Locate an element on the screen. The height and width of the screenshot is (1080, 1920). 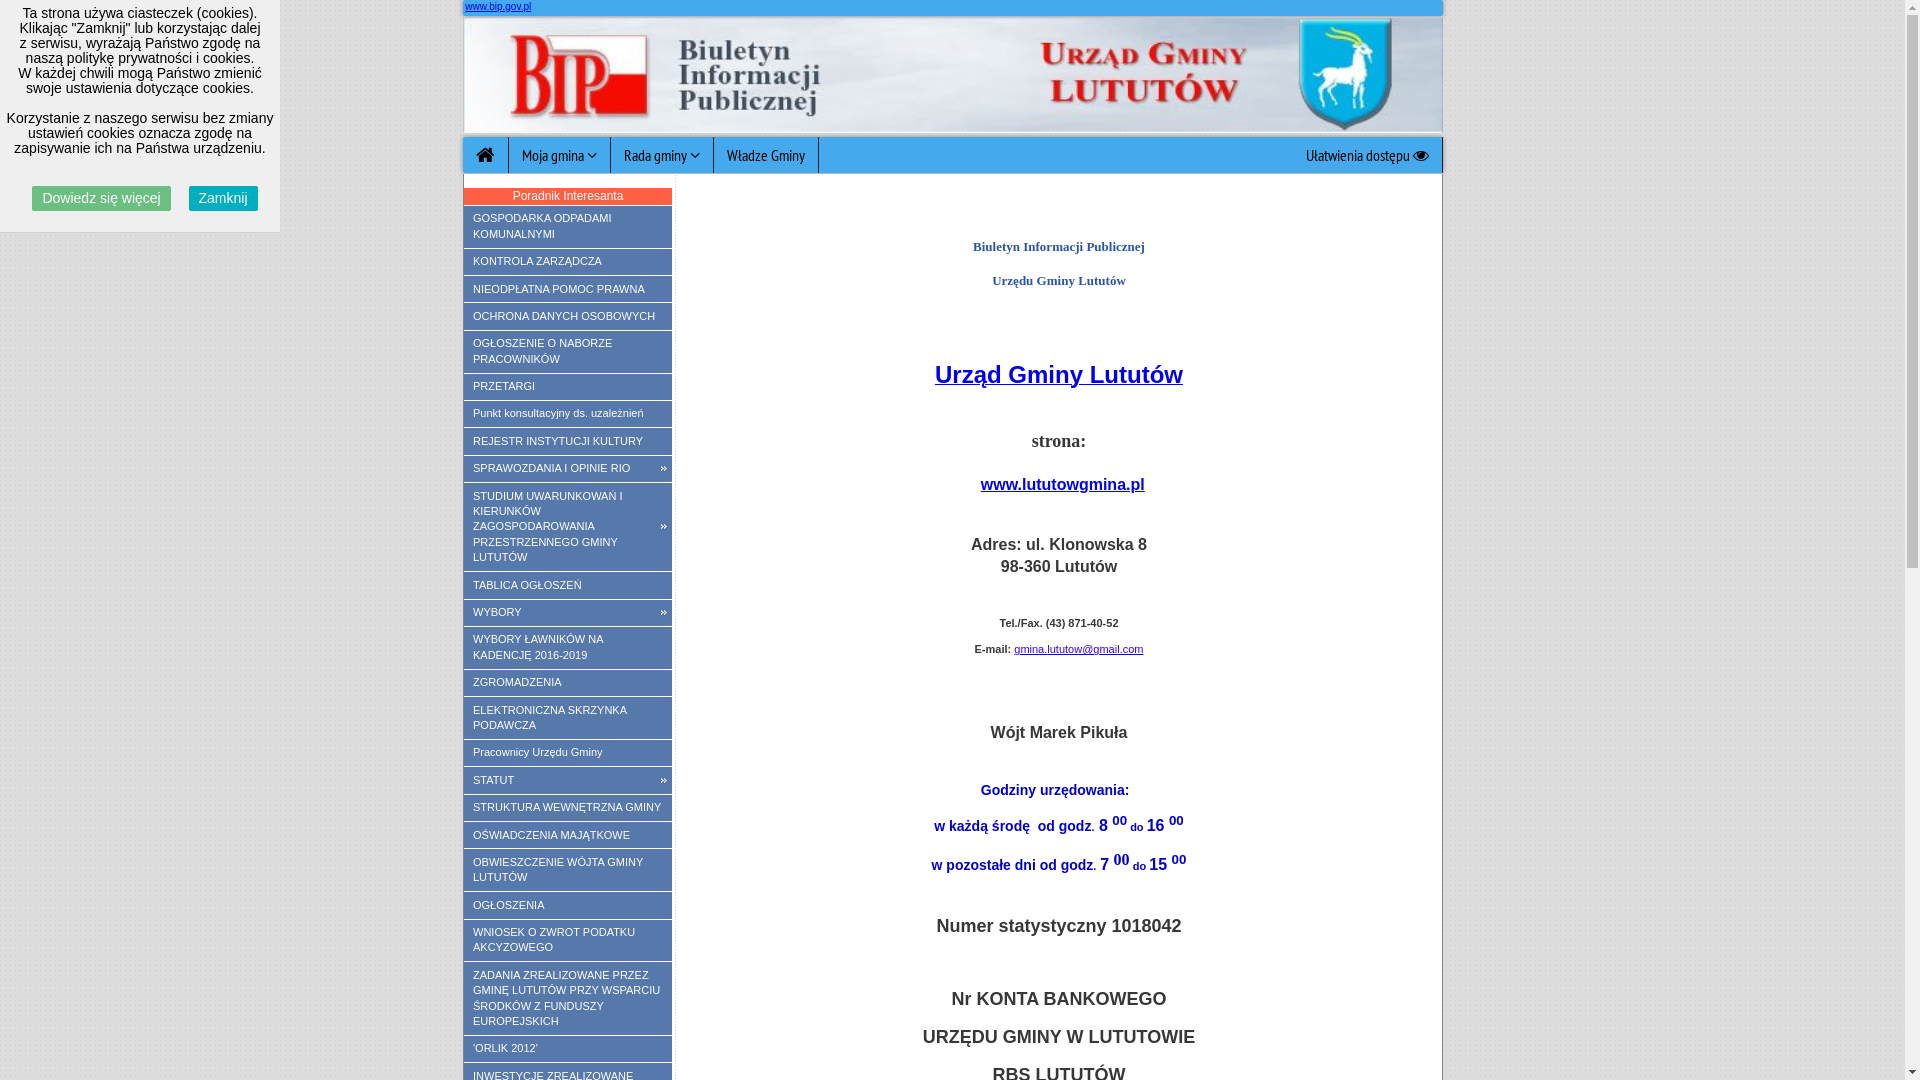
''ORLIK 2012'' is located at coordinates (566, 1048).